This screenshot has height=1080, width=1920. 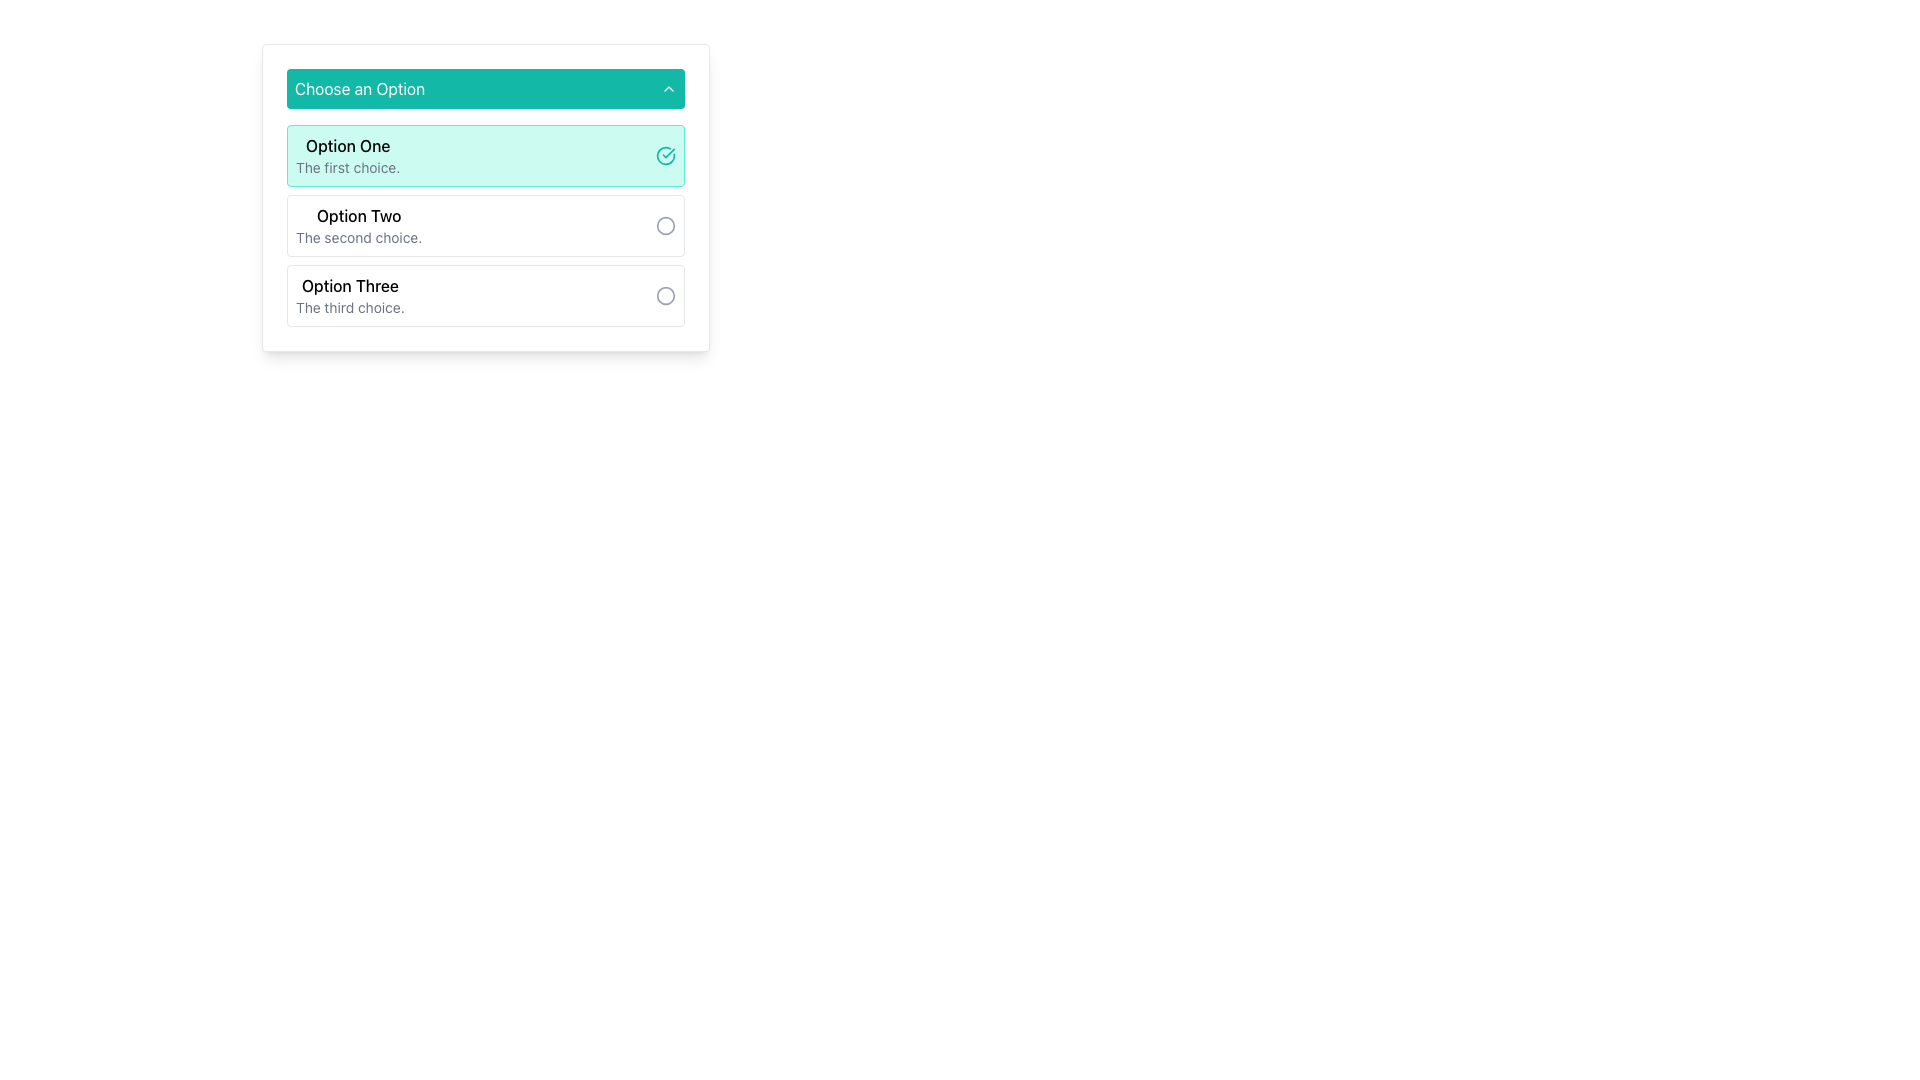 What do you see at coordinates (485, 225) in the screenshot?
I see `the radio button next to 'Option Two' in the vertical stack of radio button options` at bounding box center [485, 225].